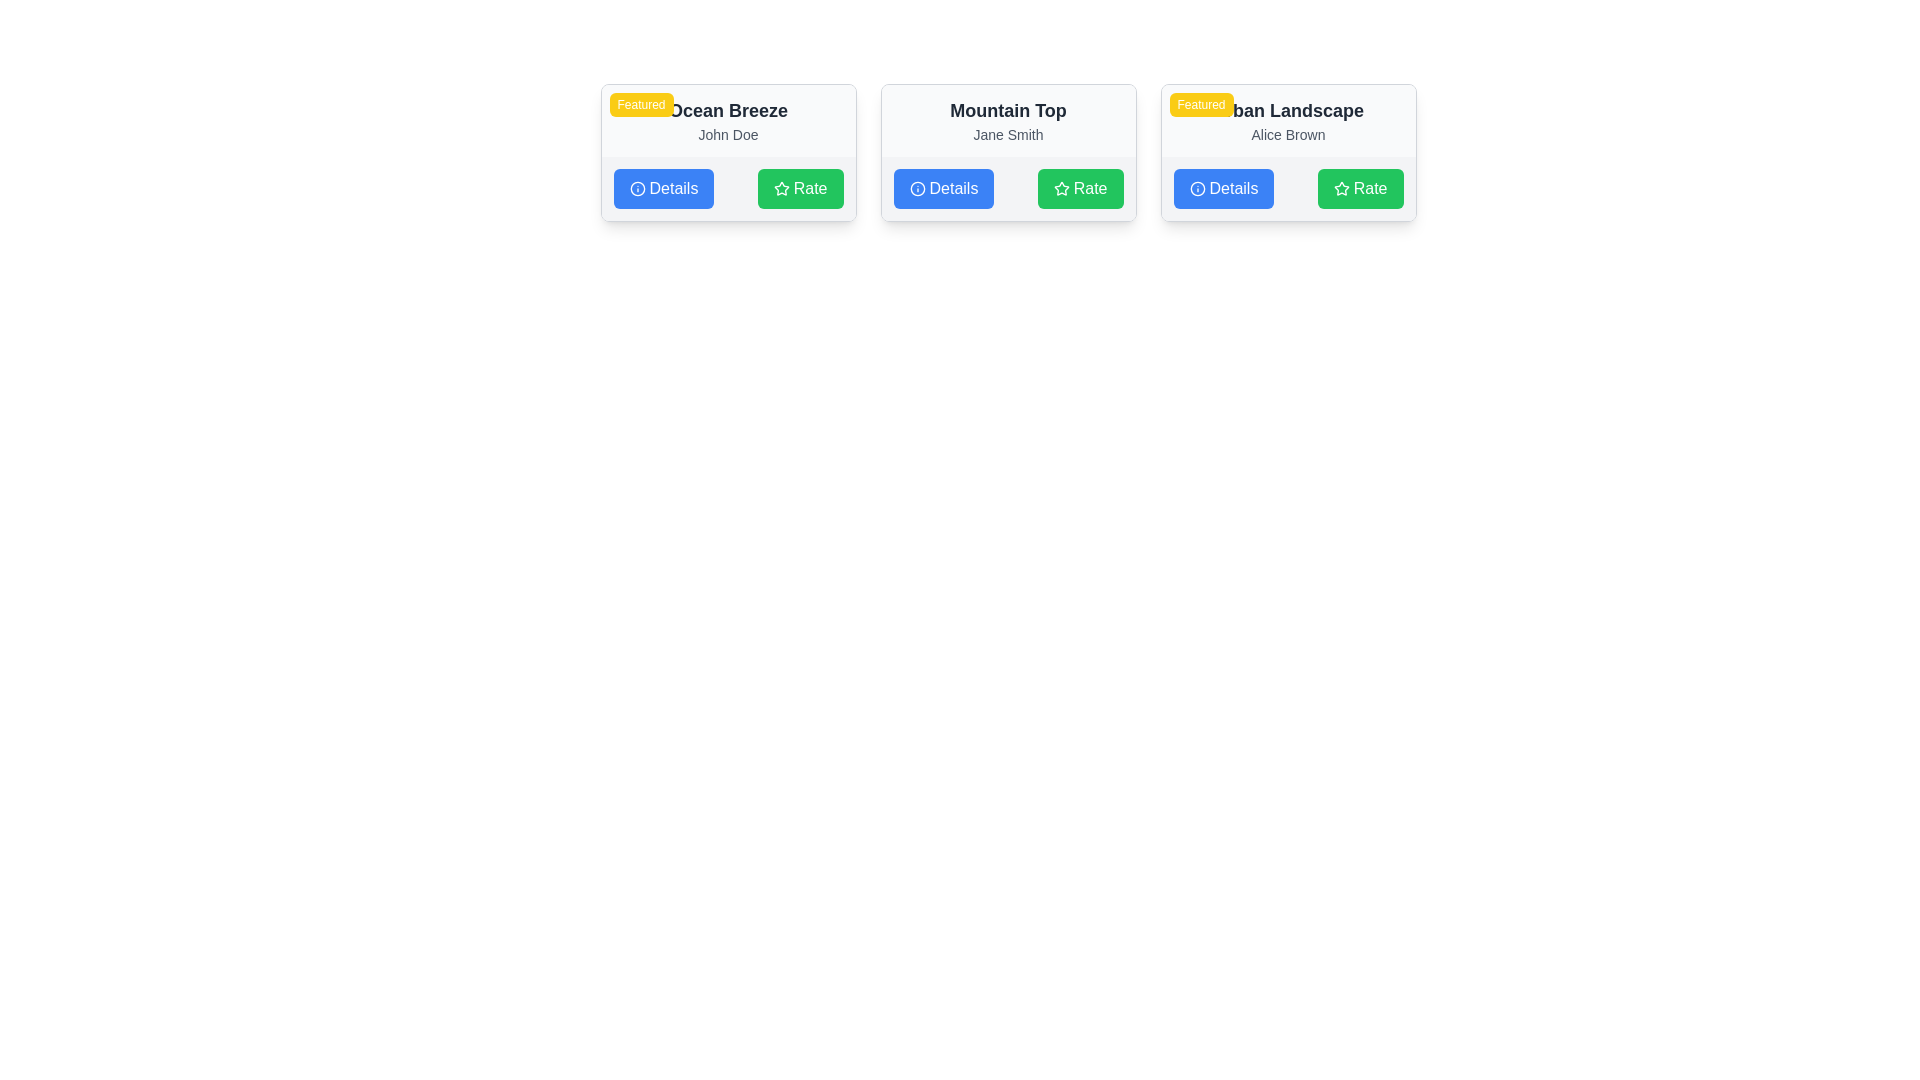  What do you see at coordinates (1200, 104) in the screenshot?
I see `the badge in the top-left corner of the 'Urban Landscape' card by Alice Brown, which indicates it as a featured item` at bounding box center [1200, 104].